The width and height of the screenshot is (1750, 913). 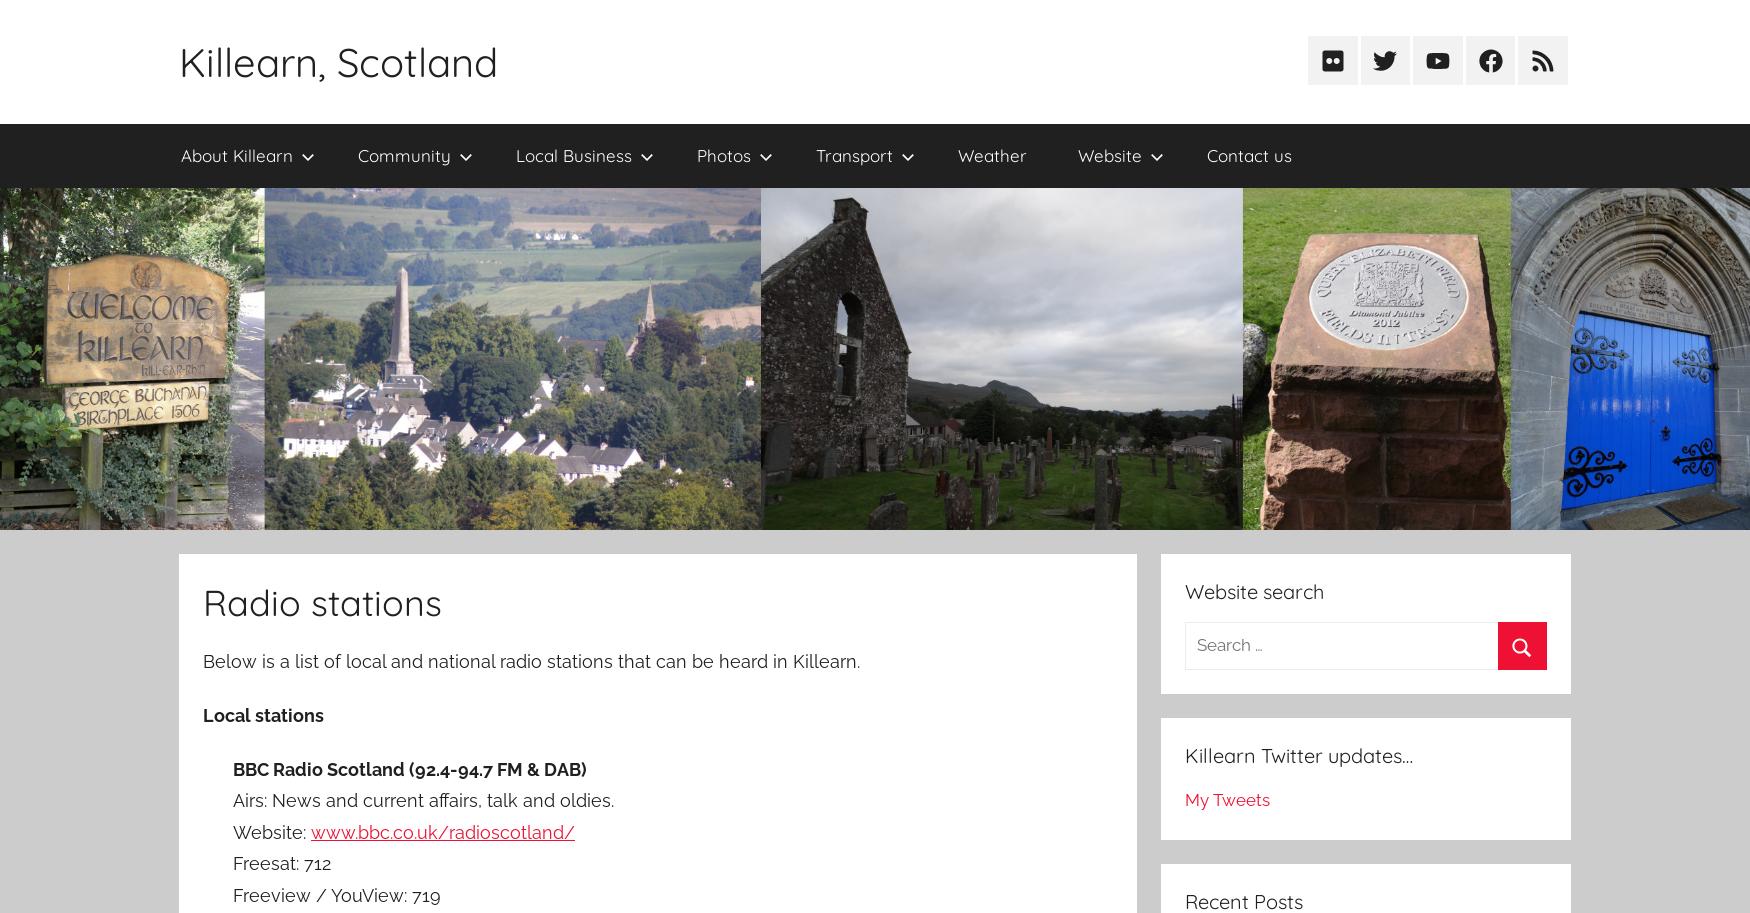 What do you see at coordinates (991, 154) in the screenshot?
I see `'Weather'` at bounding box center [991, 154].